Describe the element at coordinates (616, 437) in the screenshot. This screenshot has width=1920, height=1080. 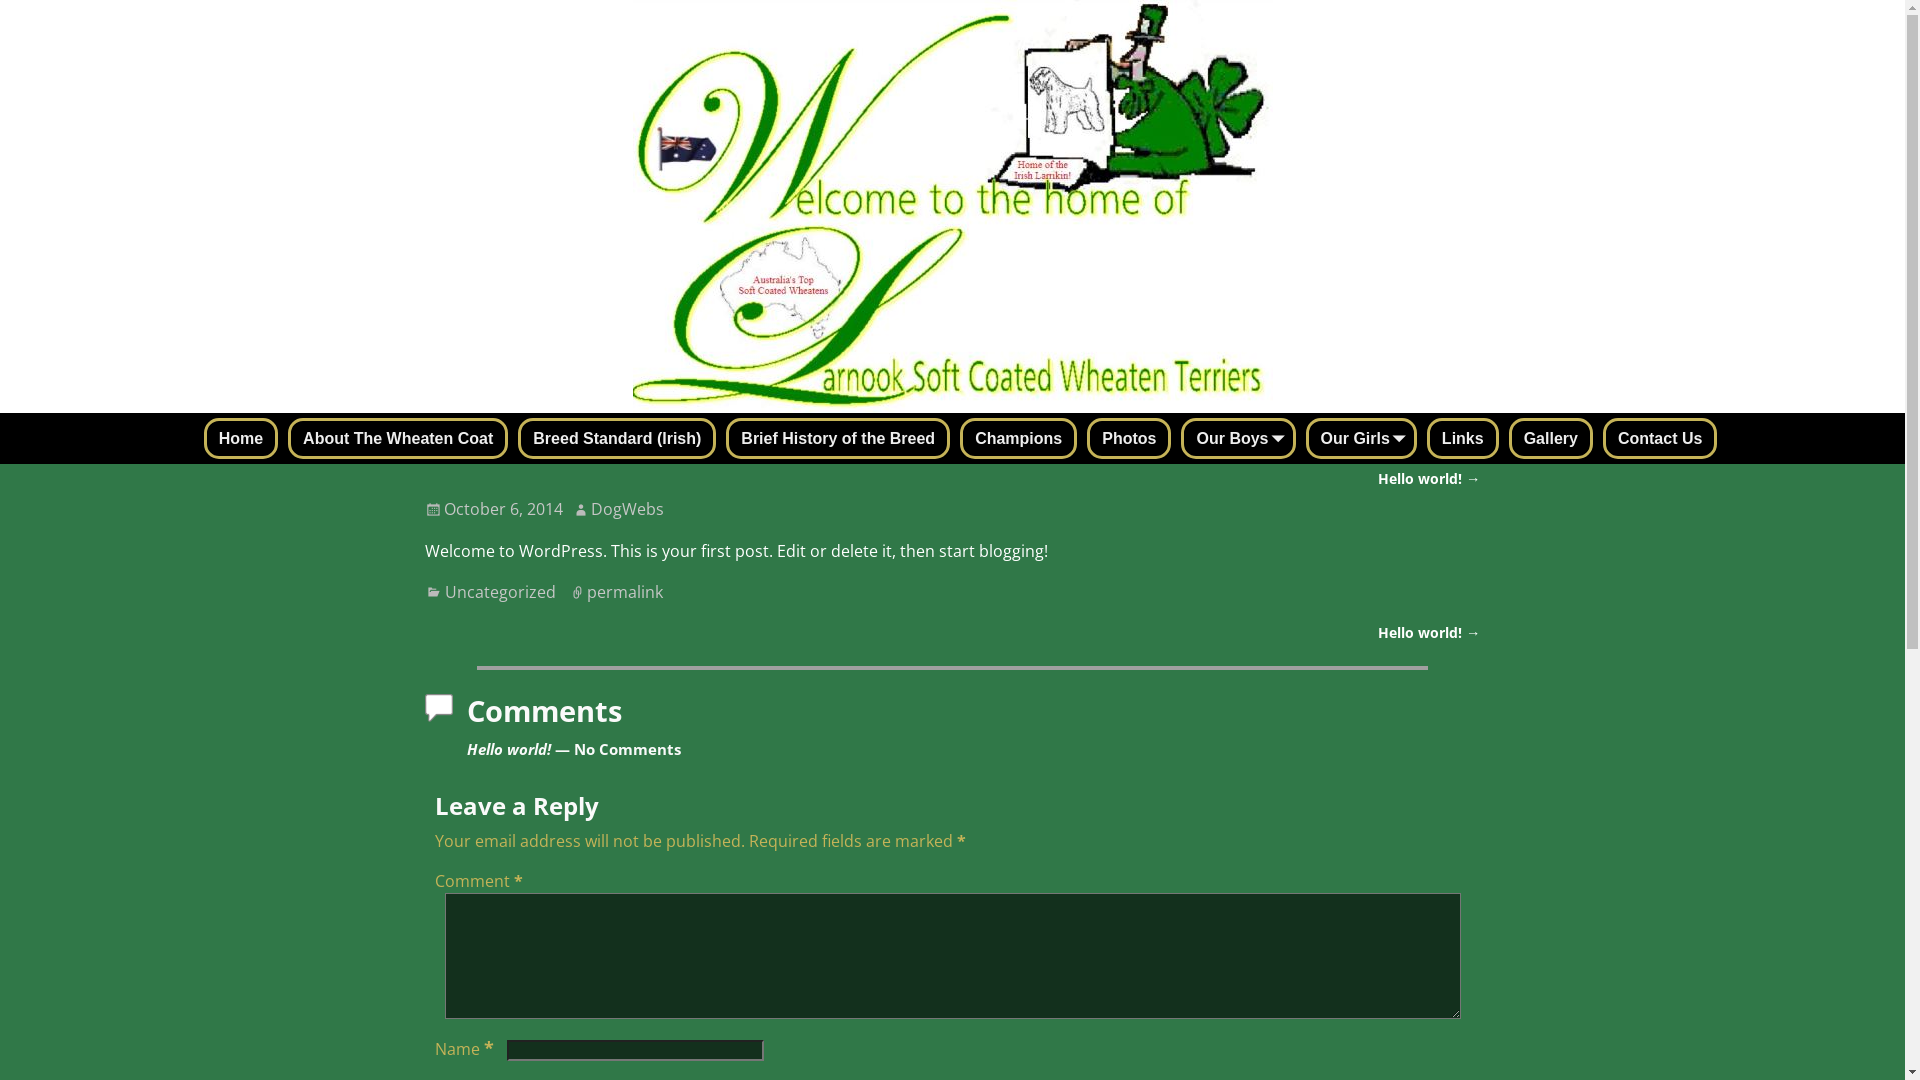
I see `'Breed Standard (Irish)'` at that location.